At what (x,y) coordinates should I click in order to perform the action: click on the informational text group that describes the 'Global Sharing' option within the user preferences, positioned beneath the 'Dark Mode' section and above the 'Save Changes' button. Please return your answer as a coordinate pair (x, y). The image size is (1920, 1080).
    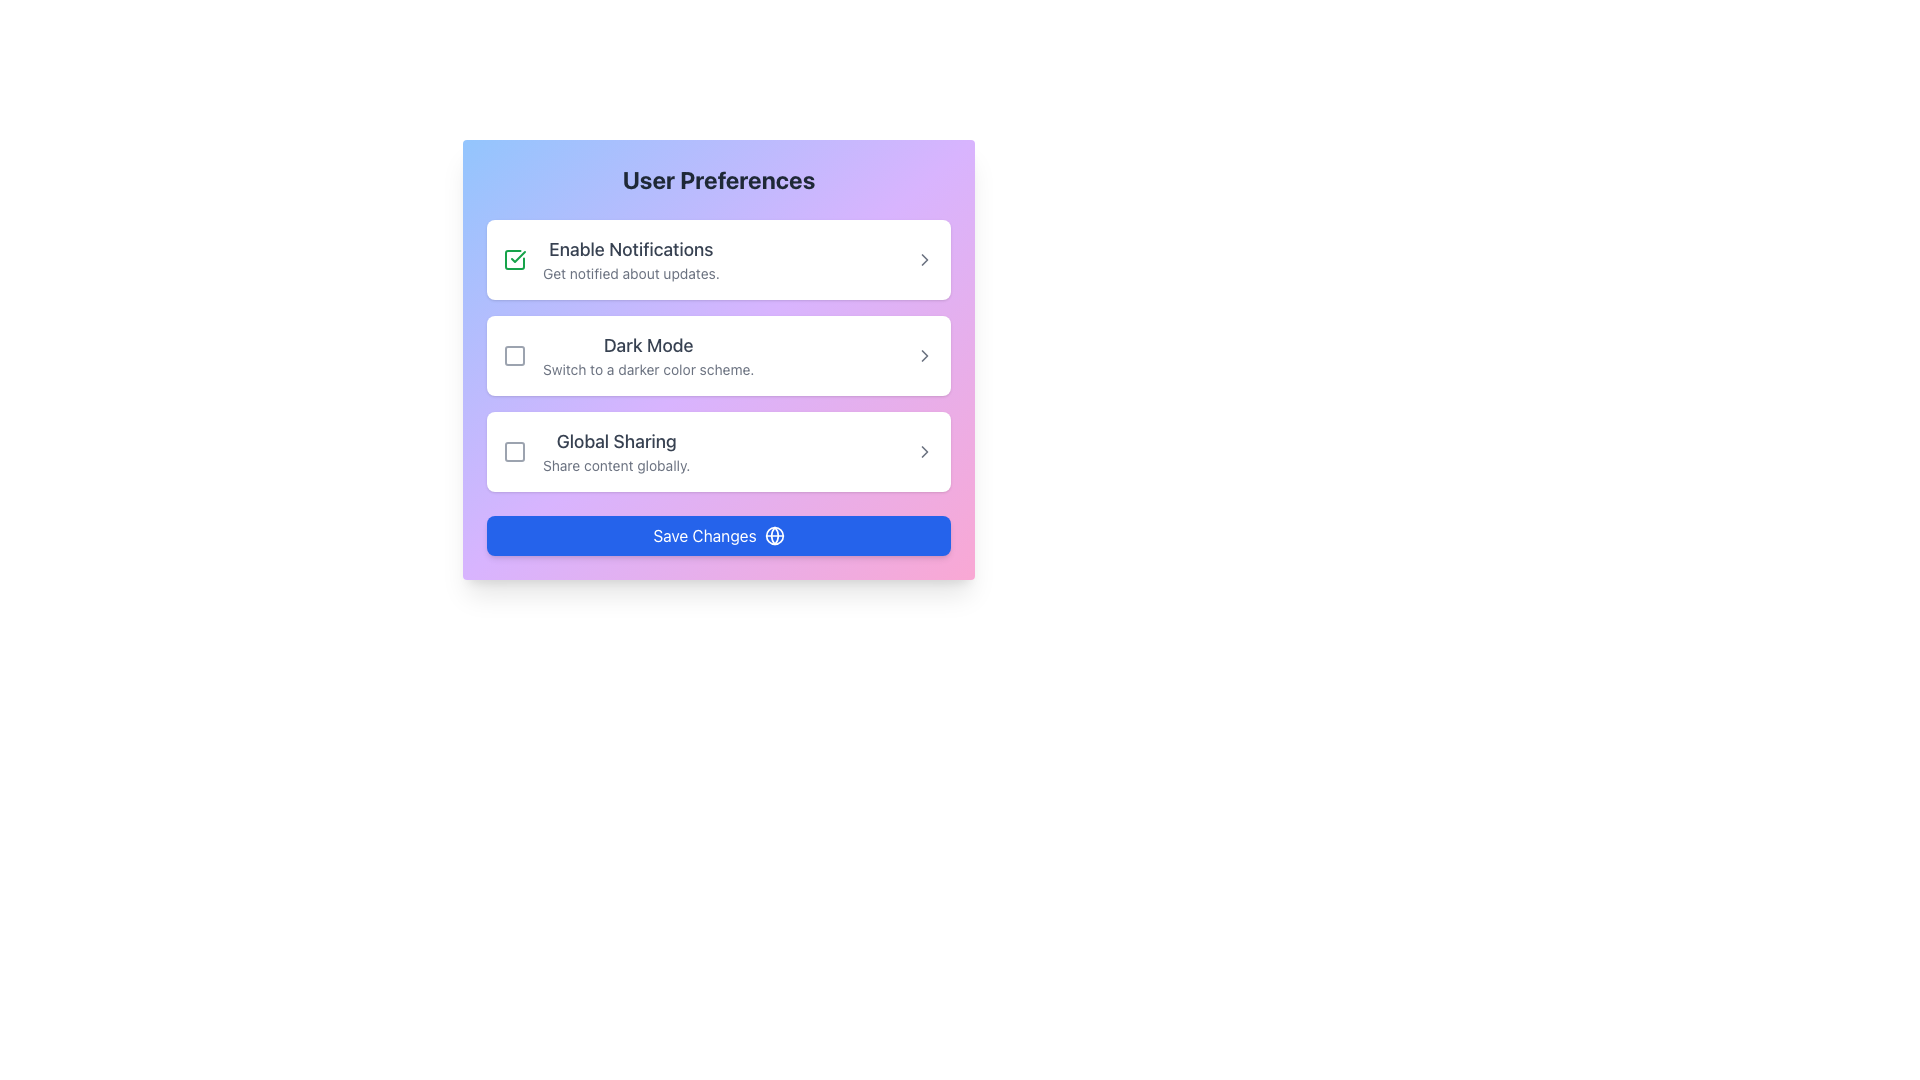
    Looking at the image, I should click on (615, 451).